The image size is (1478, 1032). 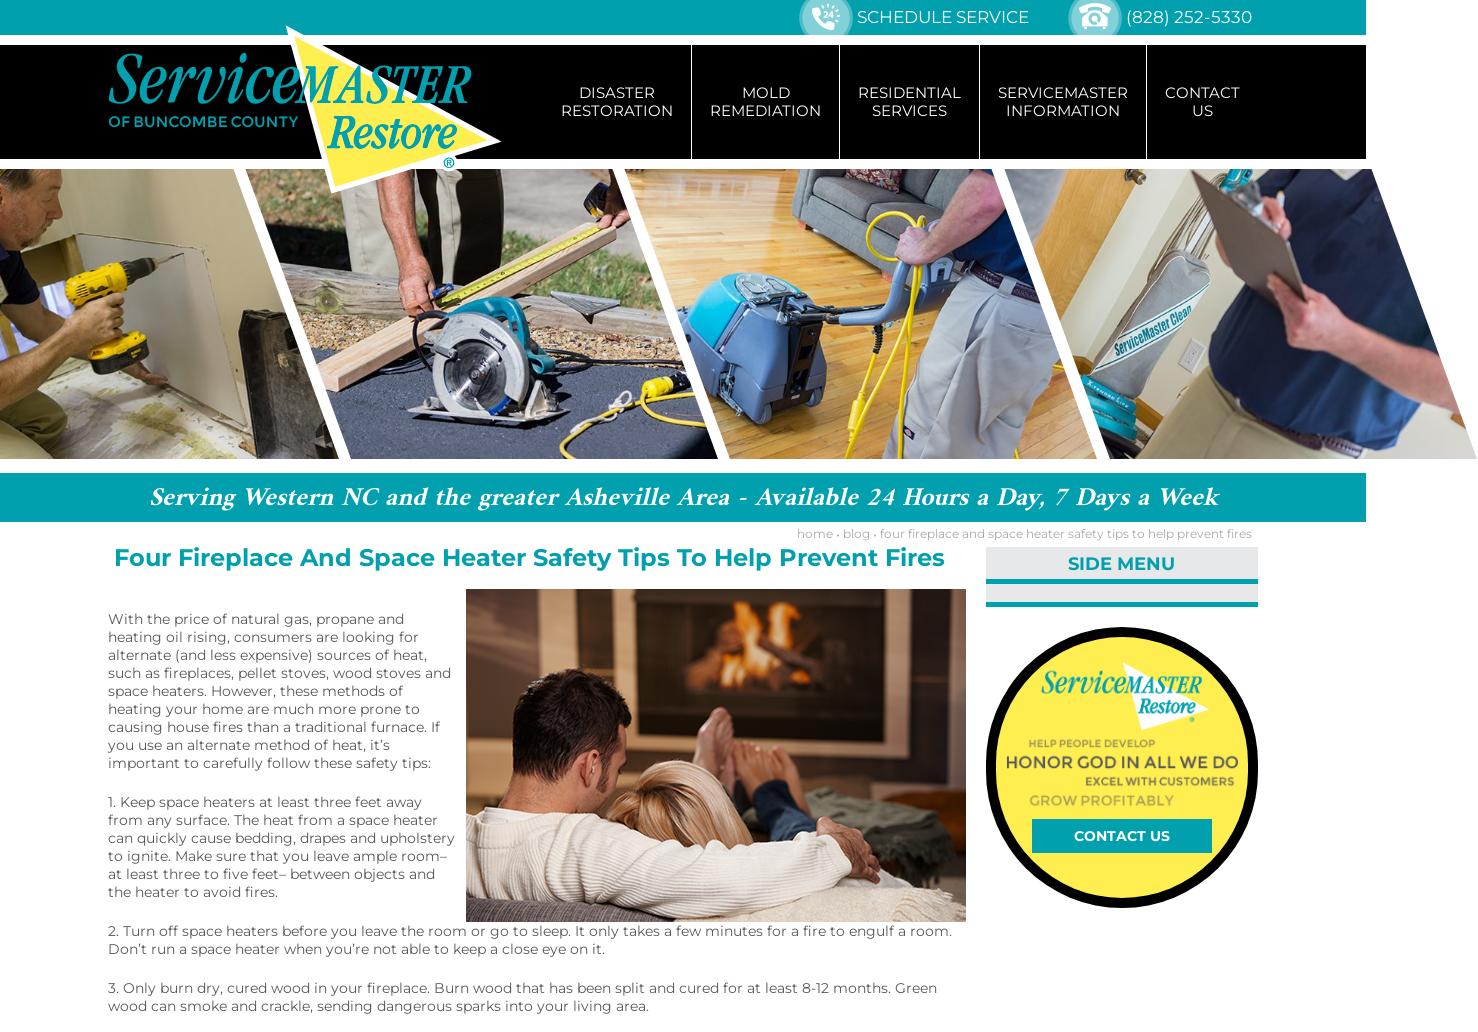 What do you see at coordinates (522, 996) in the screenshot?
I see `'3. Only burn dry, cured wood in your fireplace. Burn wood that has been split and cured for at least 8-12 months. Green wood can smoke and crackle, sending dangerous sparks into your living area.'` at bounding box center [522, 996].